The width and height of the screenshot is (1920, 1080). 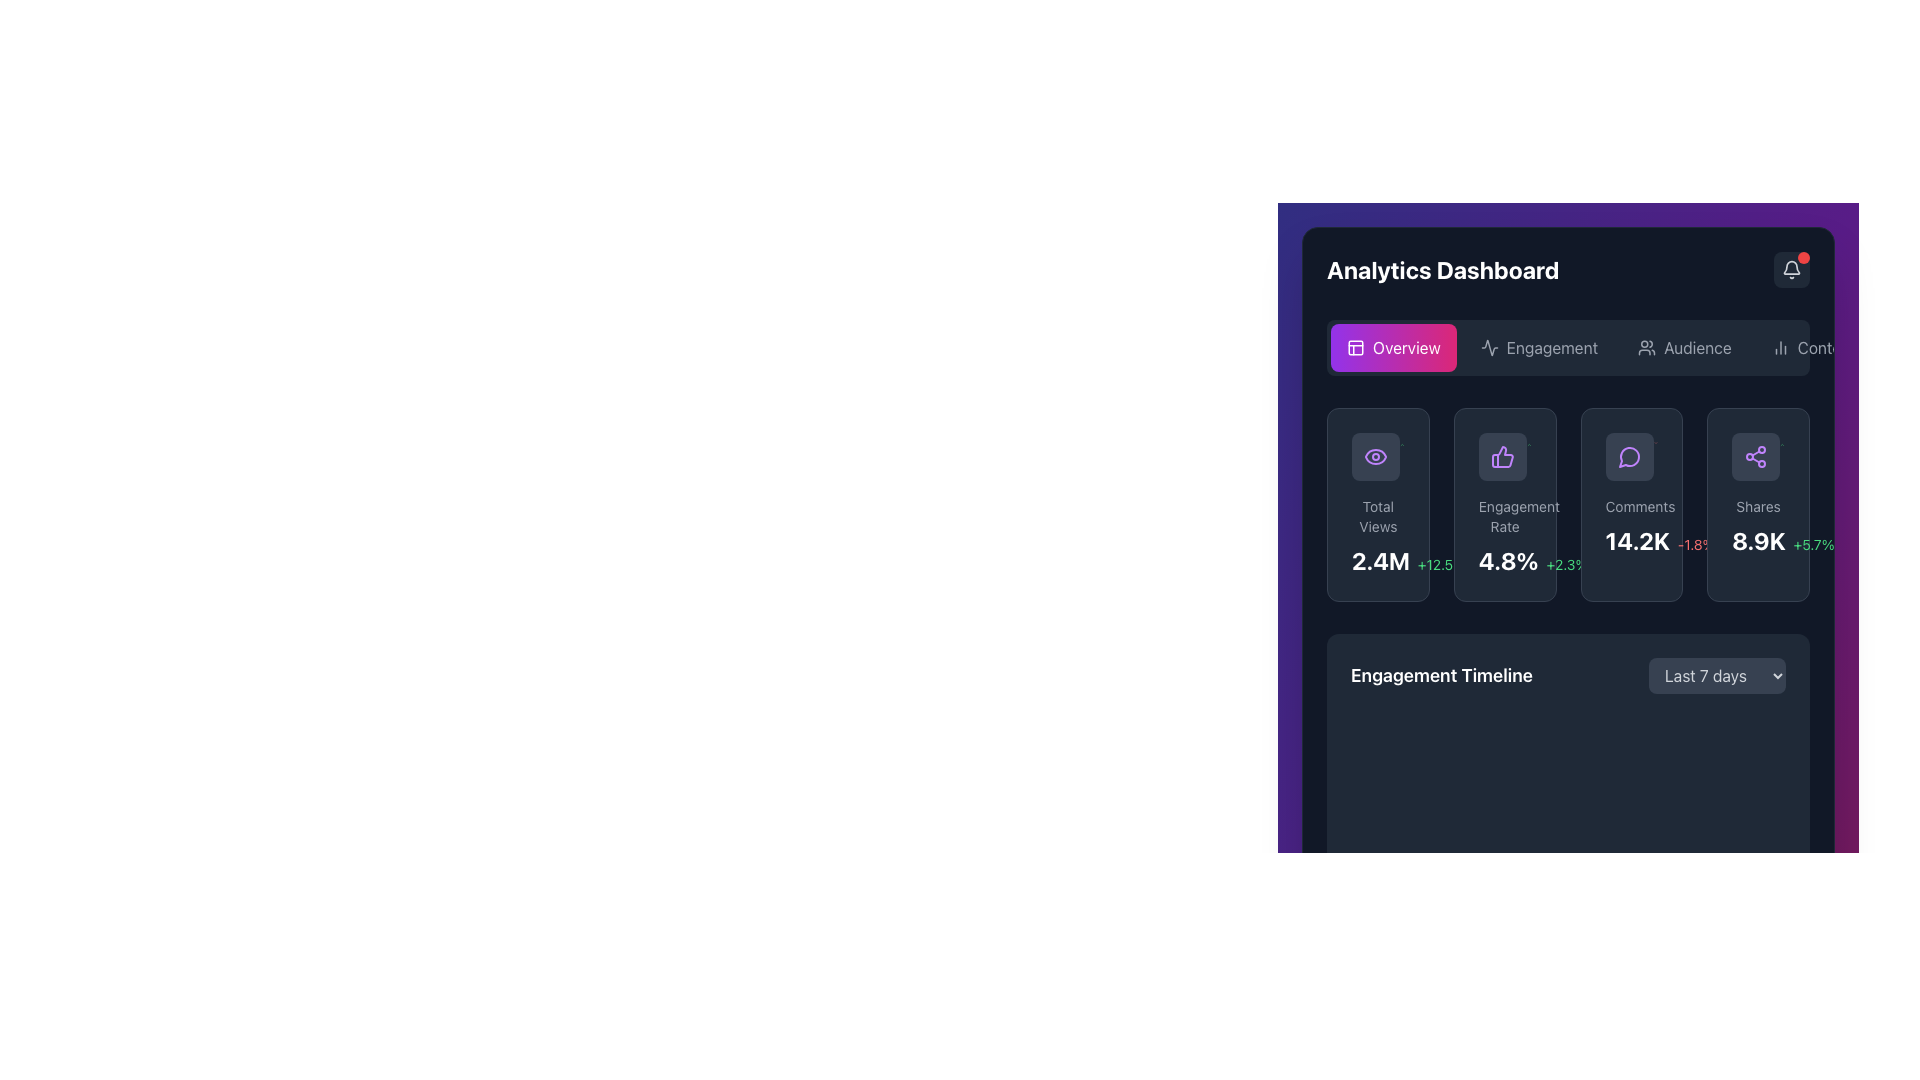 What do you see at coordinates (1566, 564) in the screenshot?
I see `the incremental change indicator Text Label displaying '+2.3%' related to the 'Engagement Rate', which is positioned to the right of '4.8%'` at bounding box center [1566, 564].